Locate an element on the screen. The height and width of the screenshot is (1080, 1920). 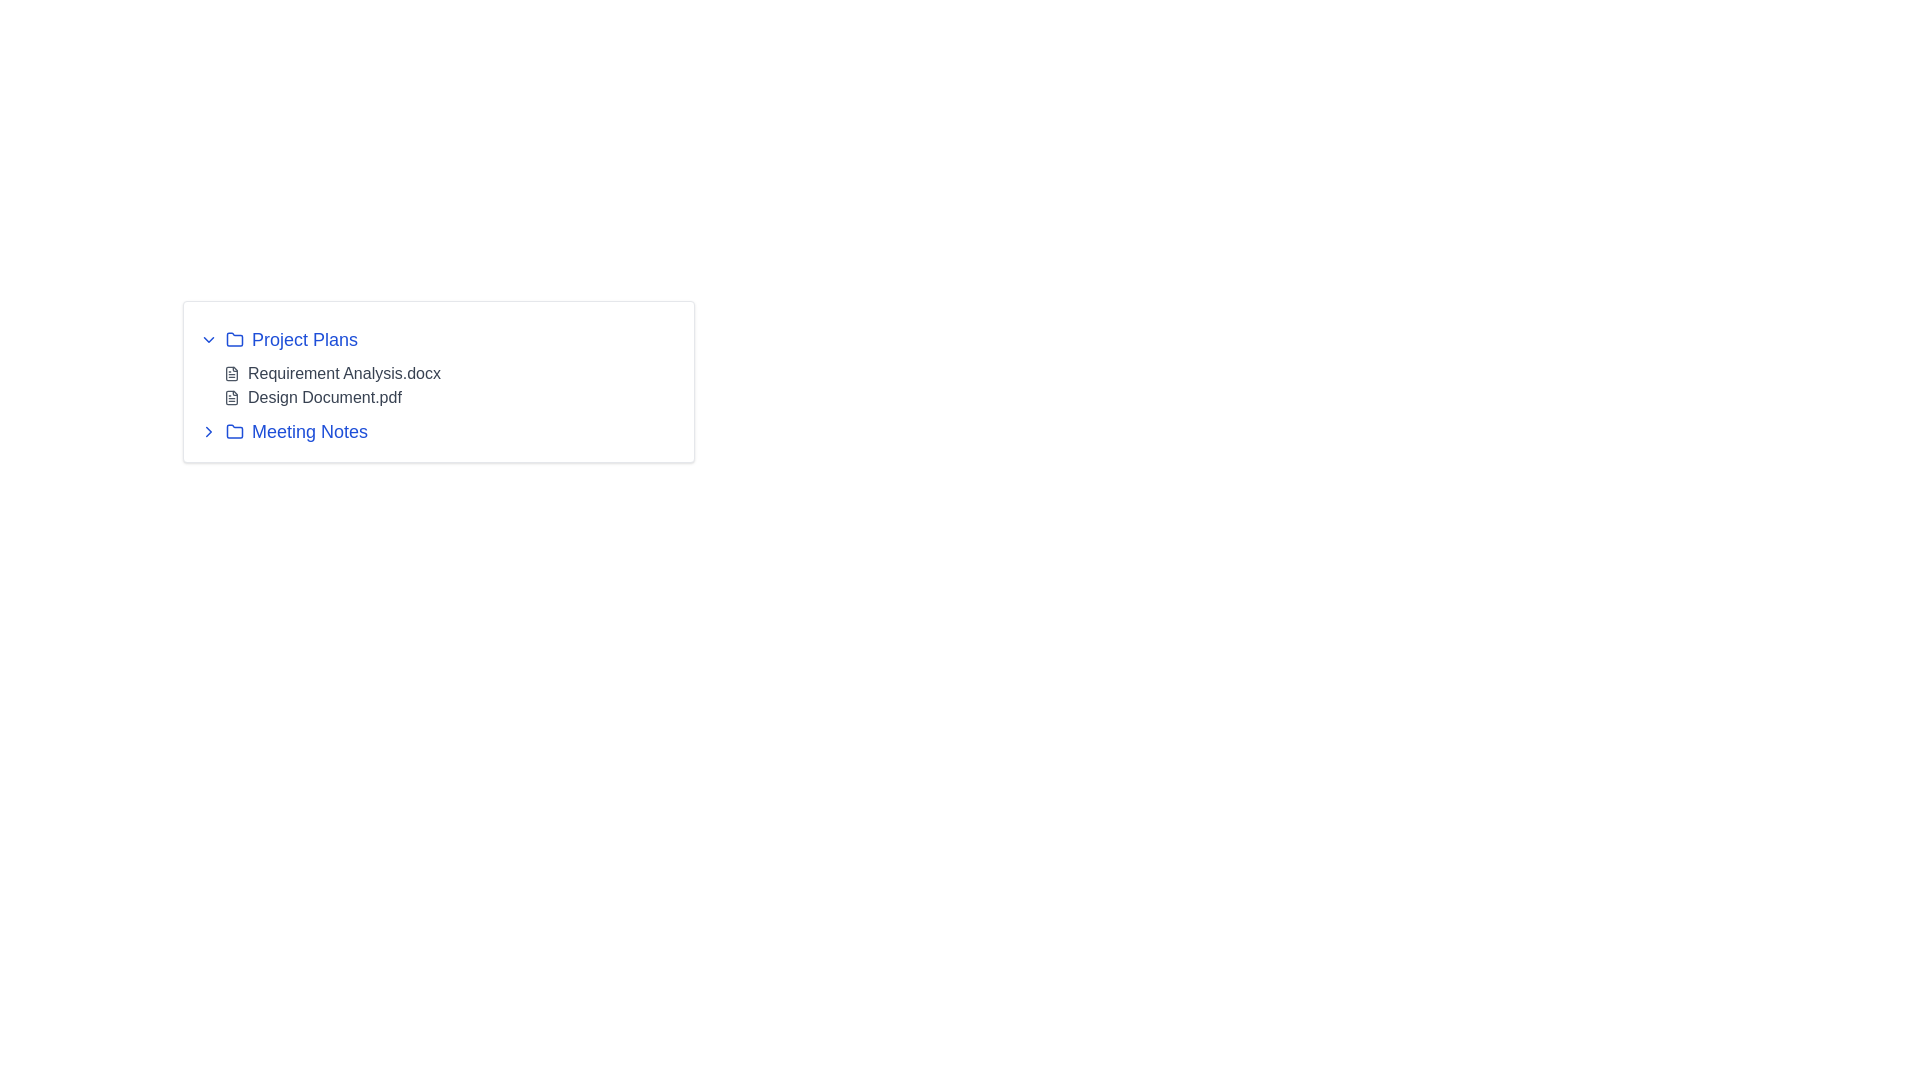
the downward-pointing chevron icon is located at coordinates (209, 338).